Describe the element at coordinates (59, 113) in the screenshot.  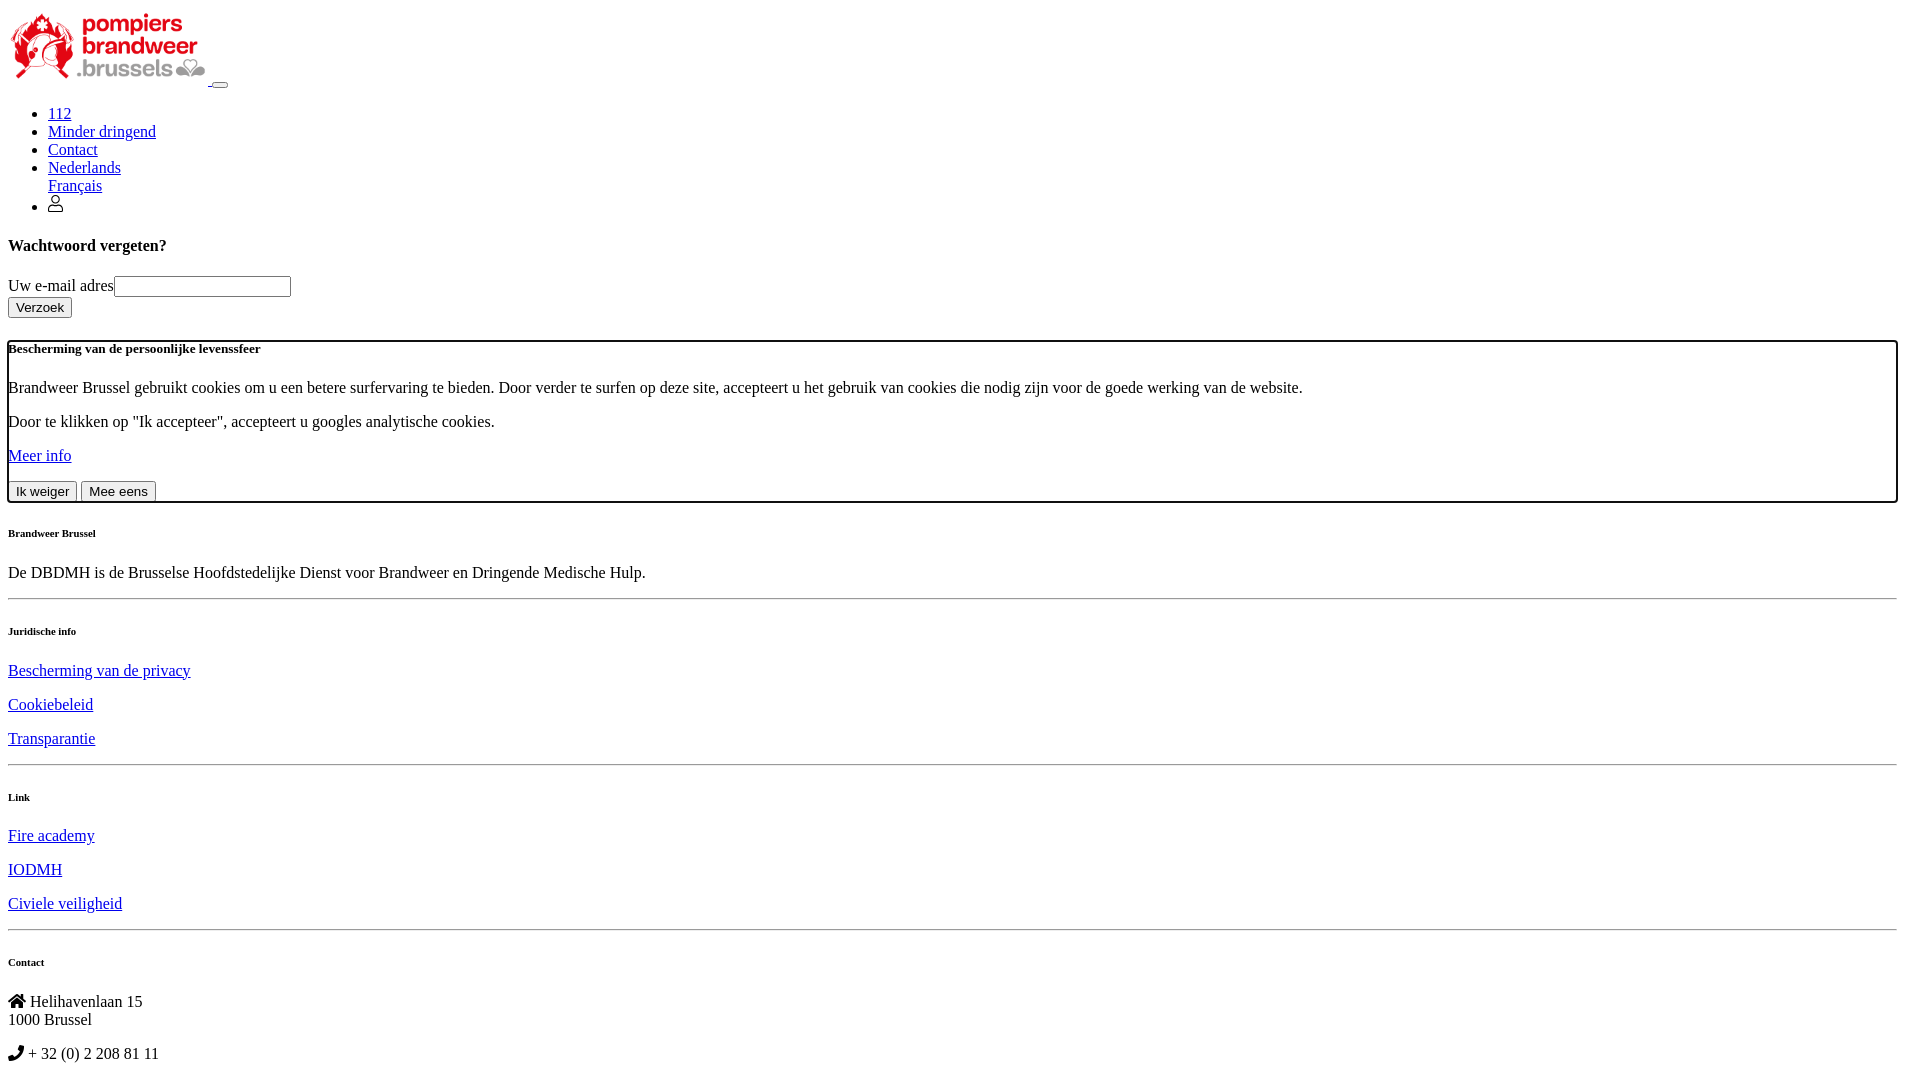
I see `'112'` at that location.